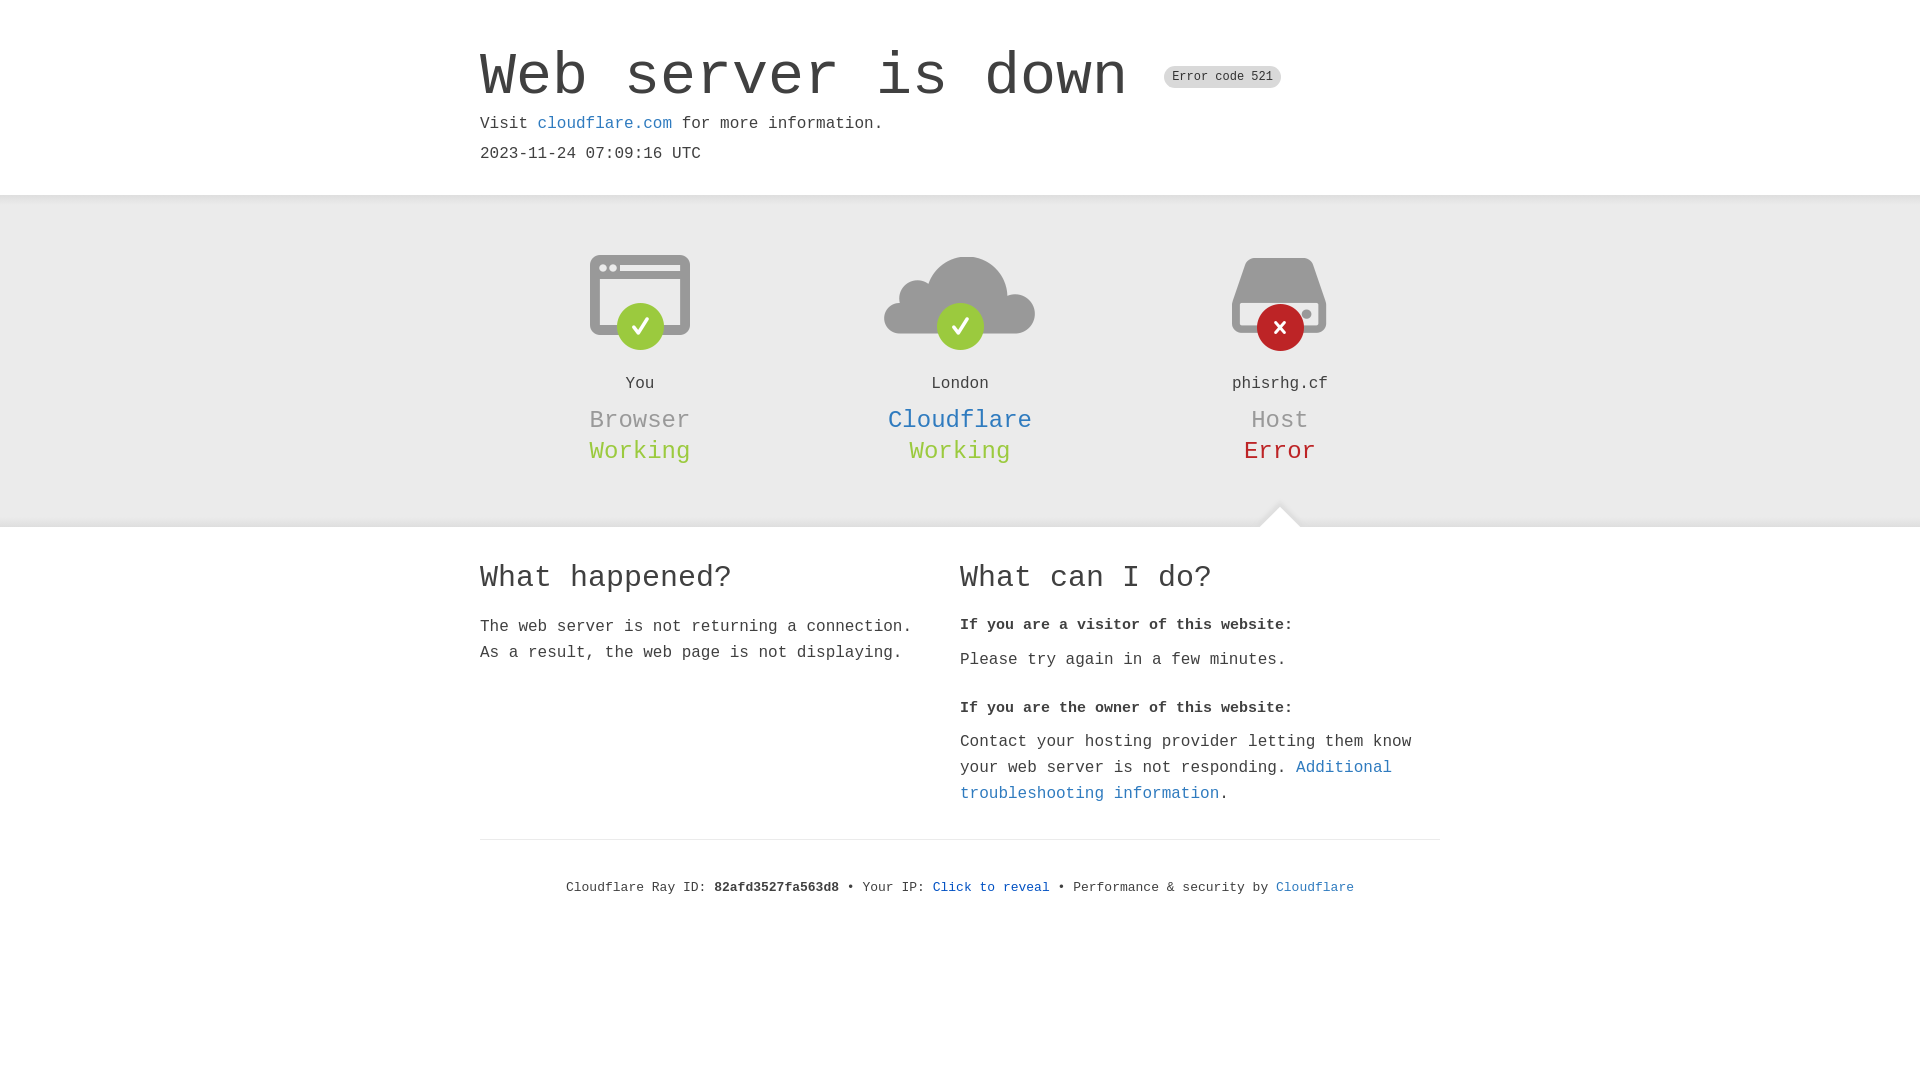 The image size is (1920, 1080). Describe the element at coordinates (537, 123) in the screenshot. I see `'cloudflare.com'` at that location.